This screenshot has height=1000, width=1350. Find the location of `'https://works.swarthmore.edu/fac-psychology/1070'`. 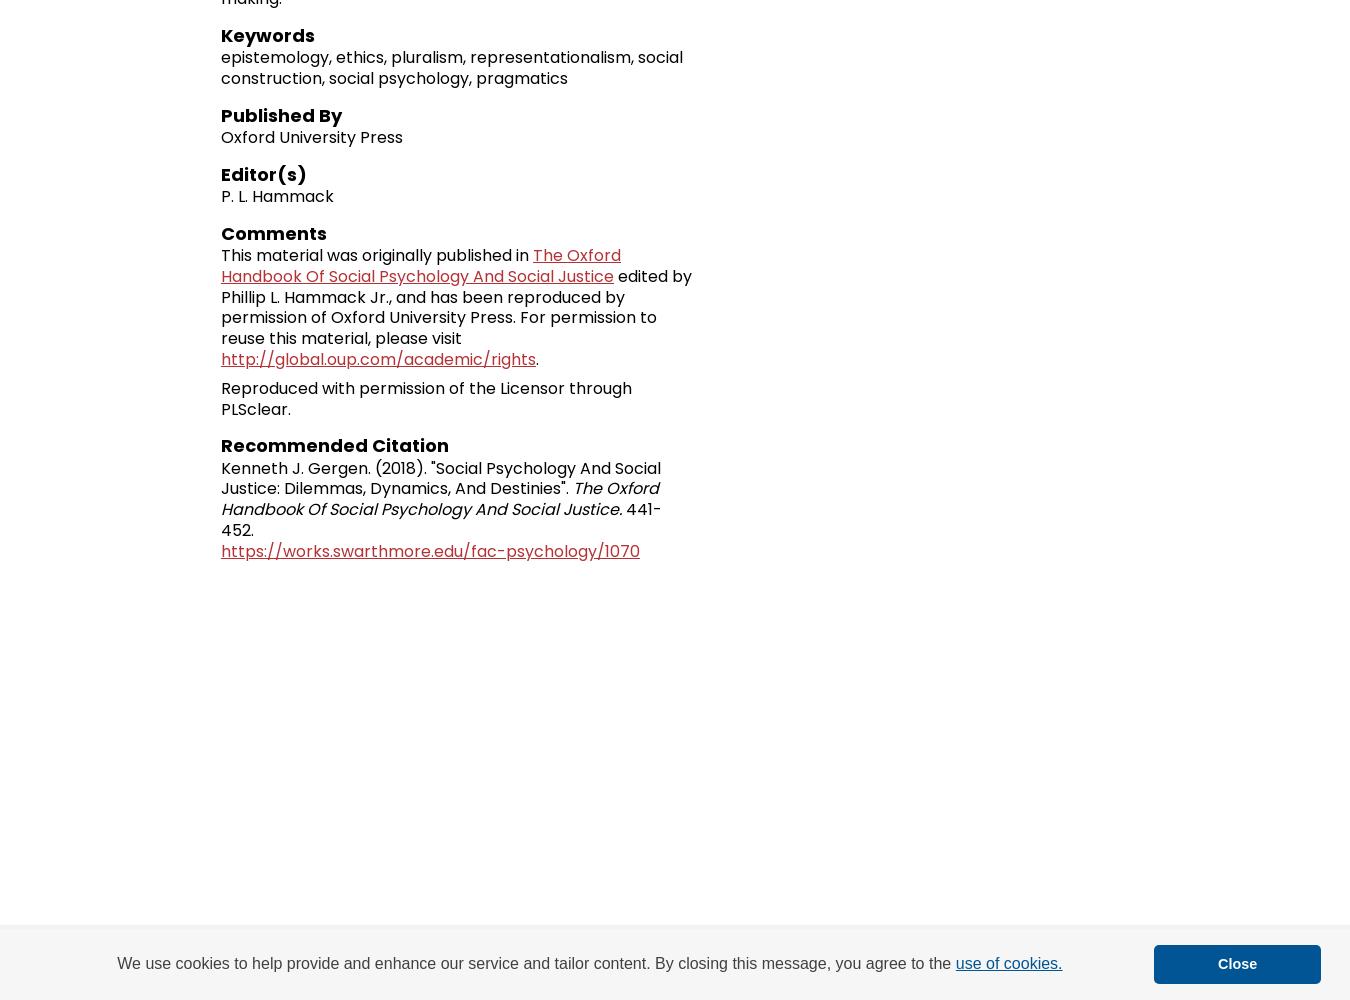

'https://works.swarthmore.edu/fac-psychology/1070' is located at coordinates (430, 550).